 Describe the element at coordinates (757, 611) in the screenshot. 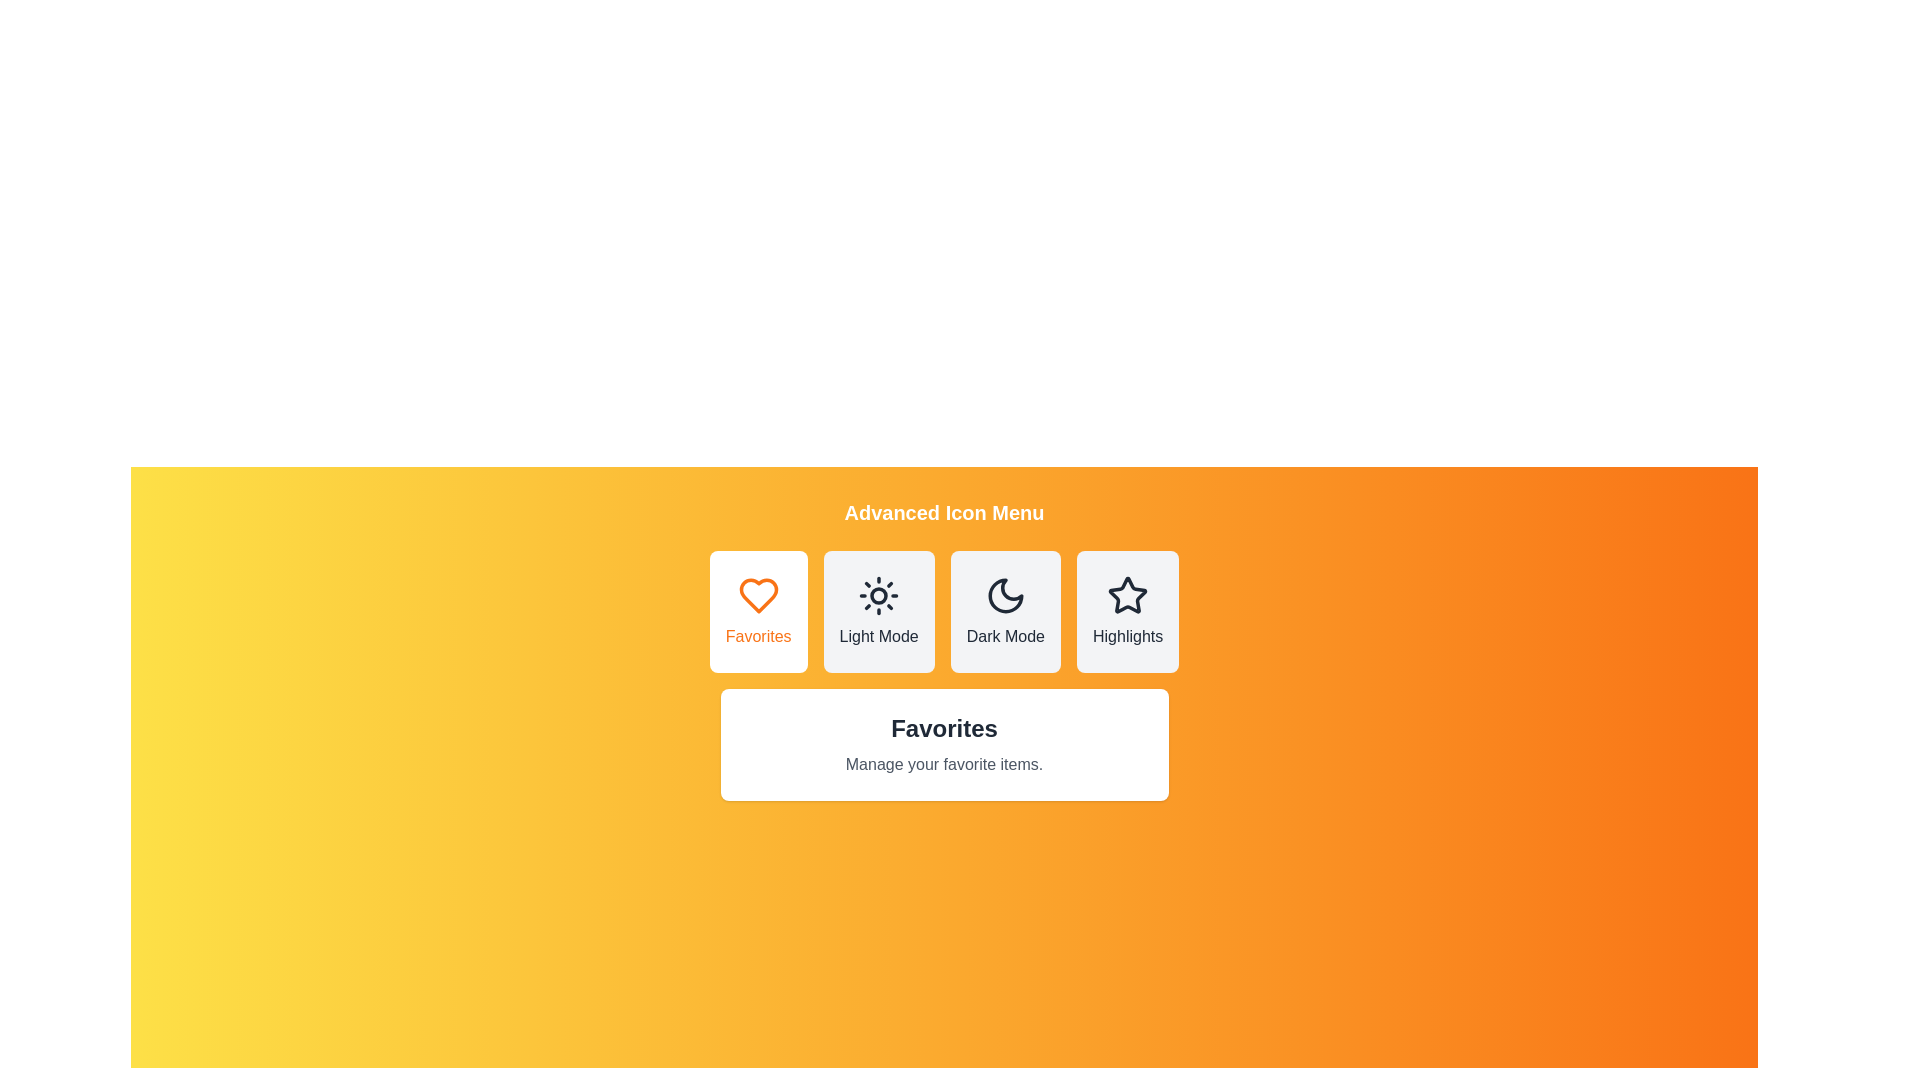

I see `the 'Favorites' button, which is a white rectangular button with an orange outline and an orange heart icon above the text label 'Favorites', located in the top-left corner of a row of buttons` at that location.